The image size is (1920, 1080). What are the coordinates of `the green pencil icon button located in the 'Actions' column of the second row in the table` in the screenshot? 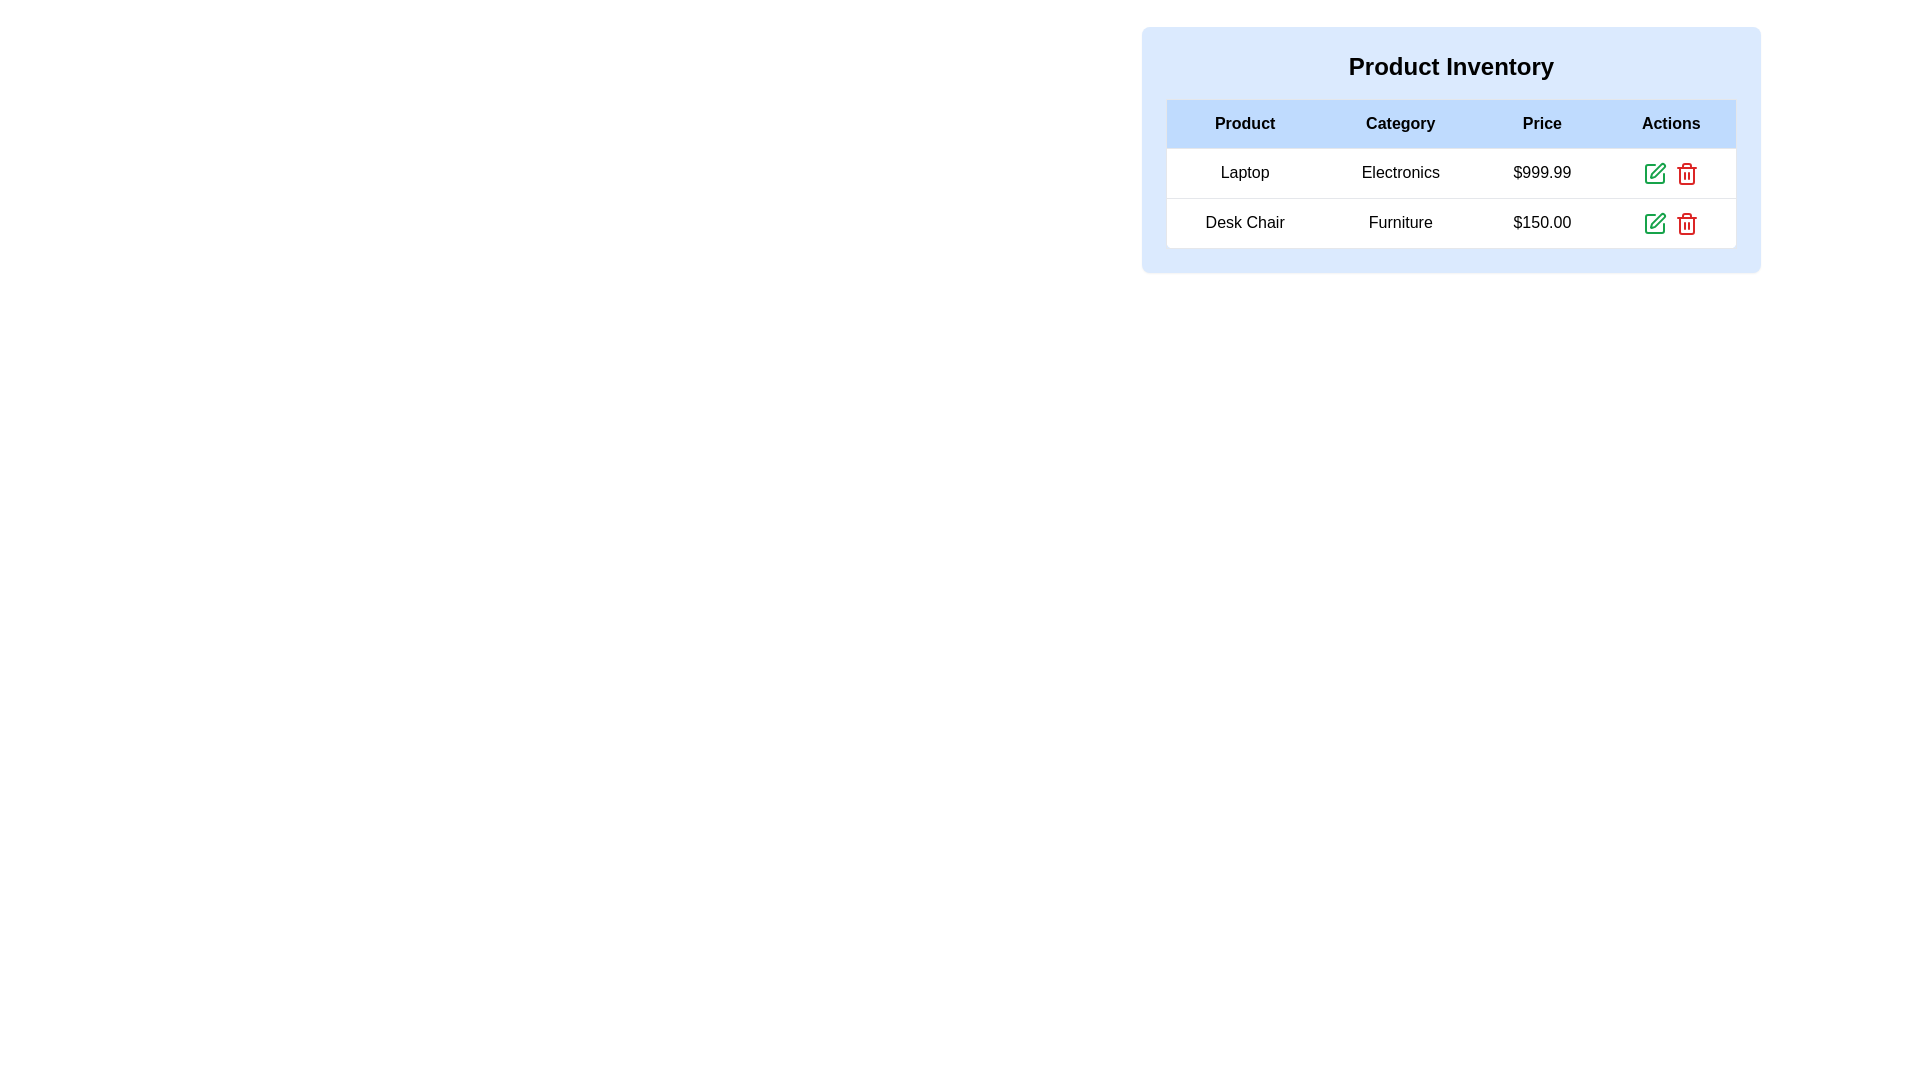 It's located at (1655, 172).